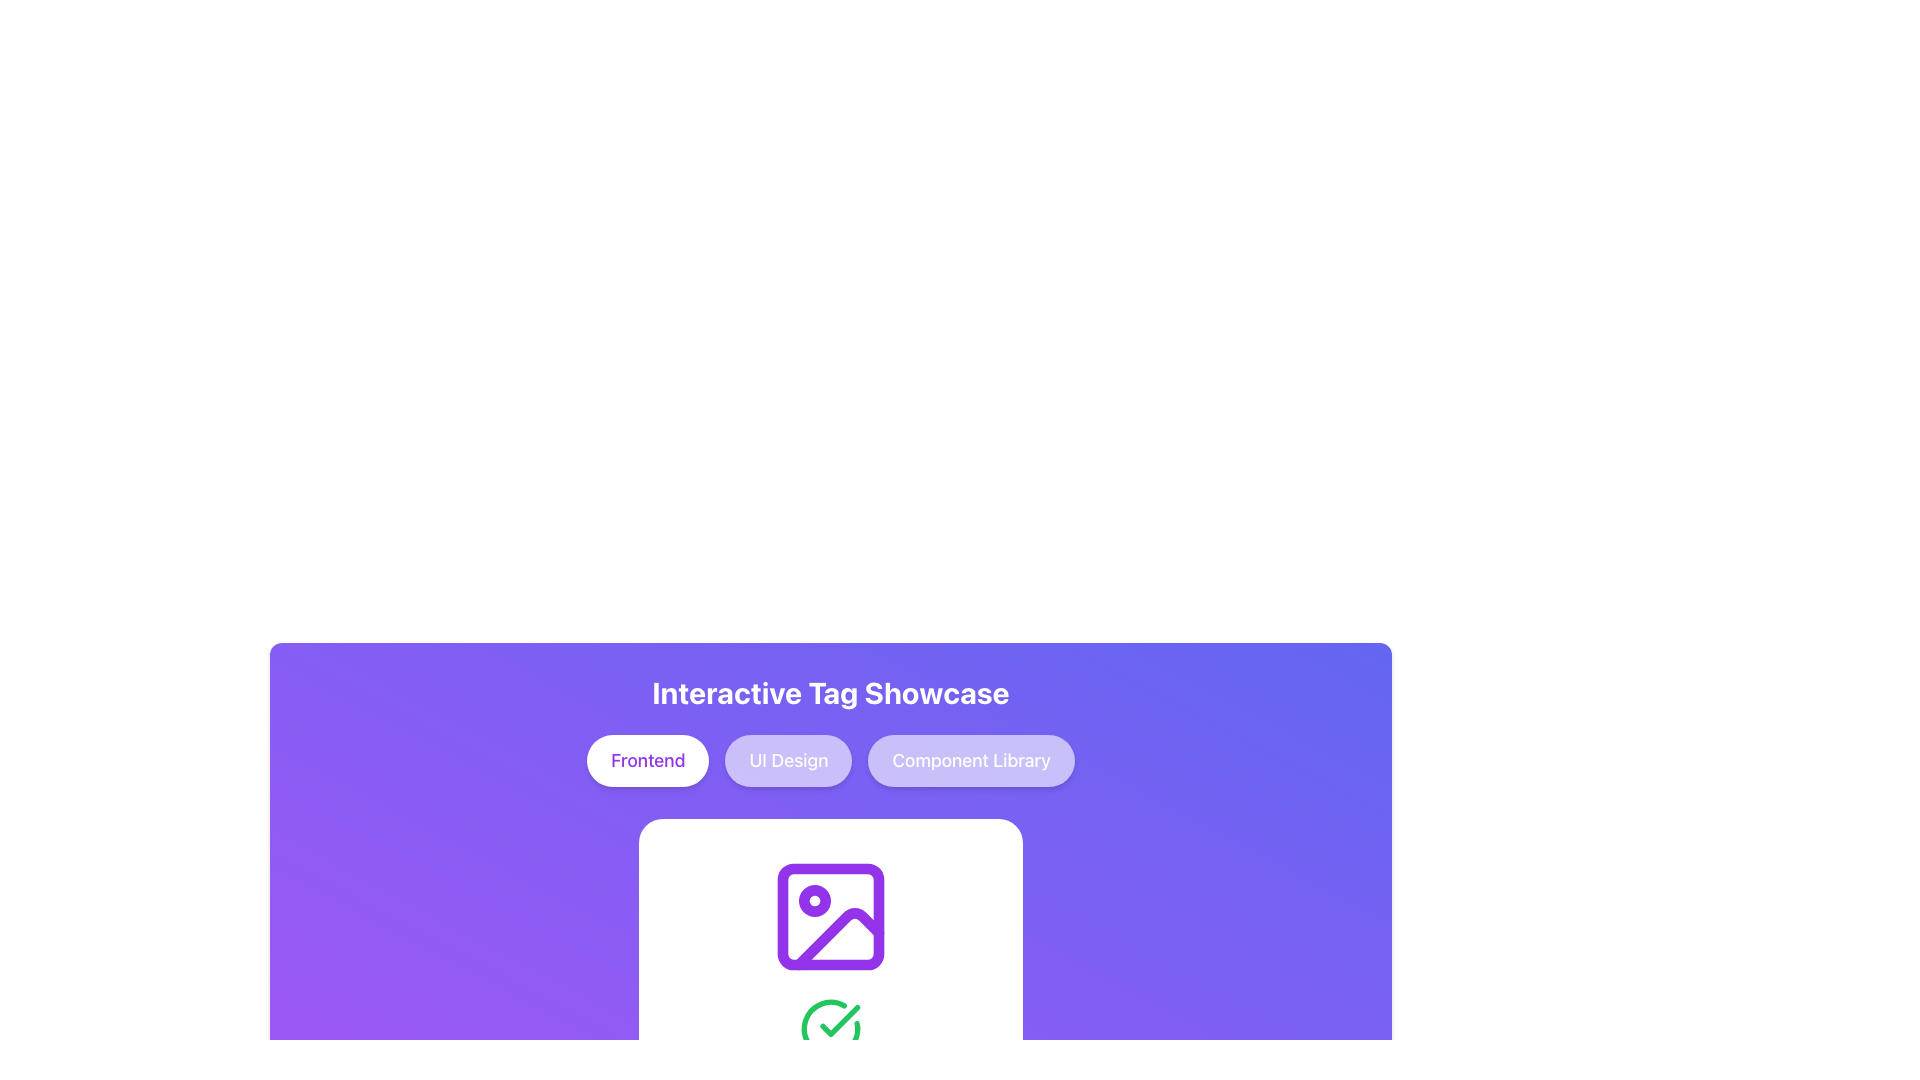  Describe the element at coordinates (830, 692) in the screenshot. I see `the static Text Label that introduces the section titled 'Interactive Tag Showcase', located at the top of the purple gradient card` at that location.